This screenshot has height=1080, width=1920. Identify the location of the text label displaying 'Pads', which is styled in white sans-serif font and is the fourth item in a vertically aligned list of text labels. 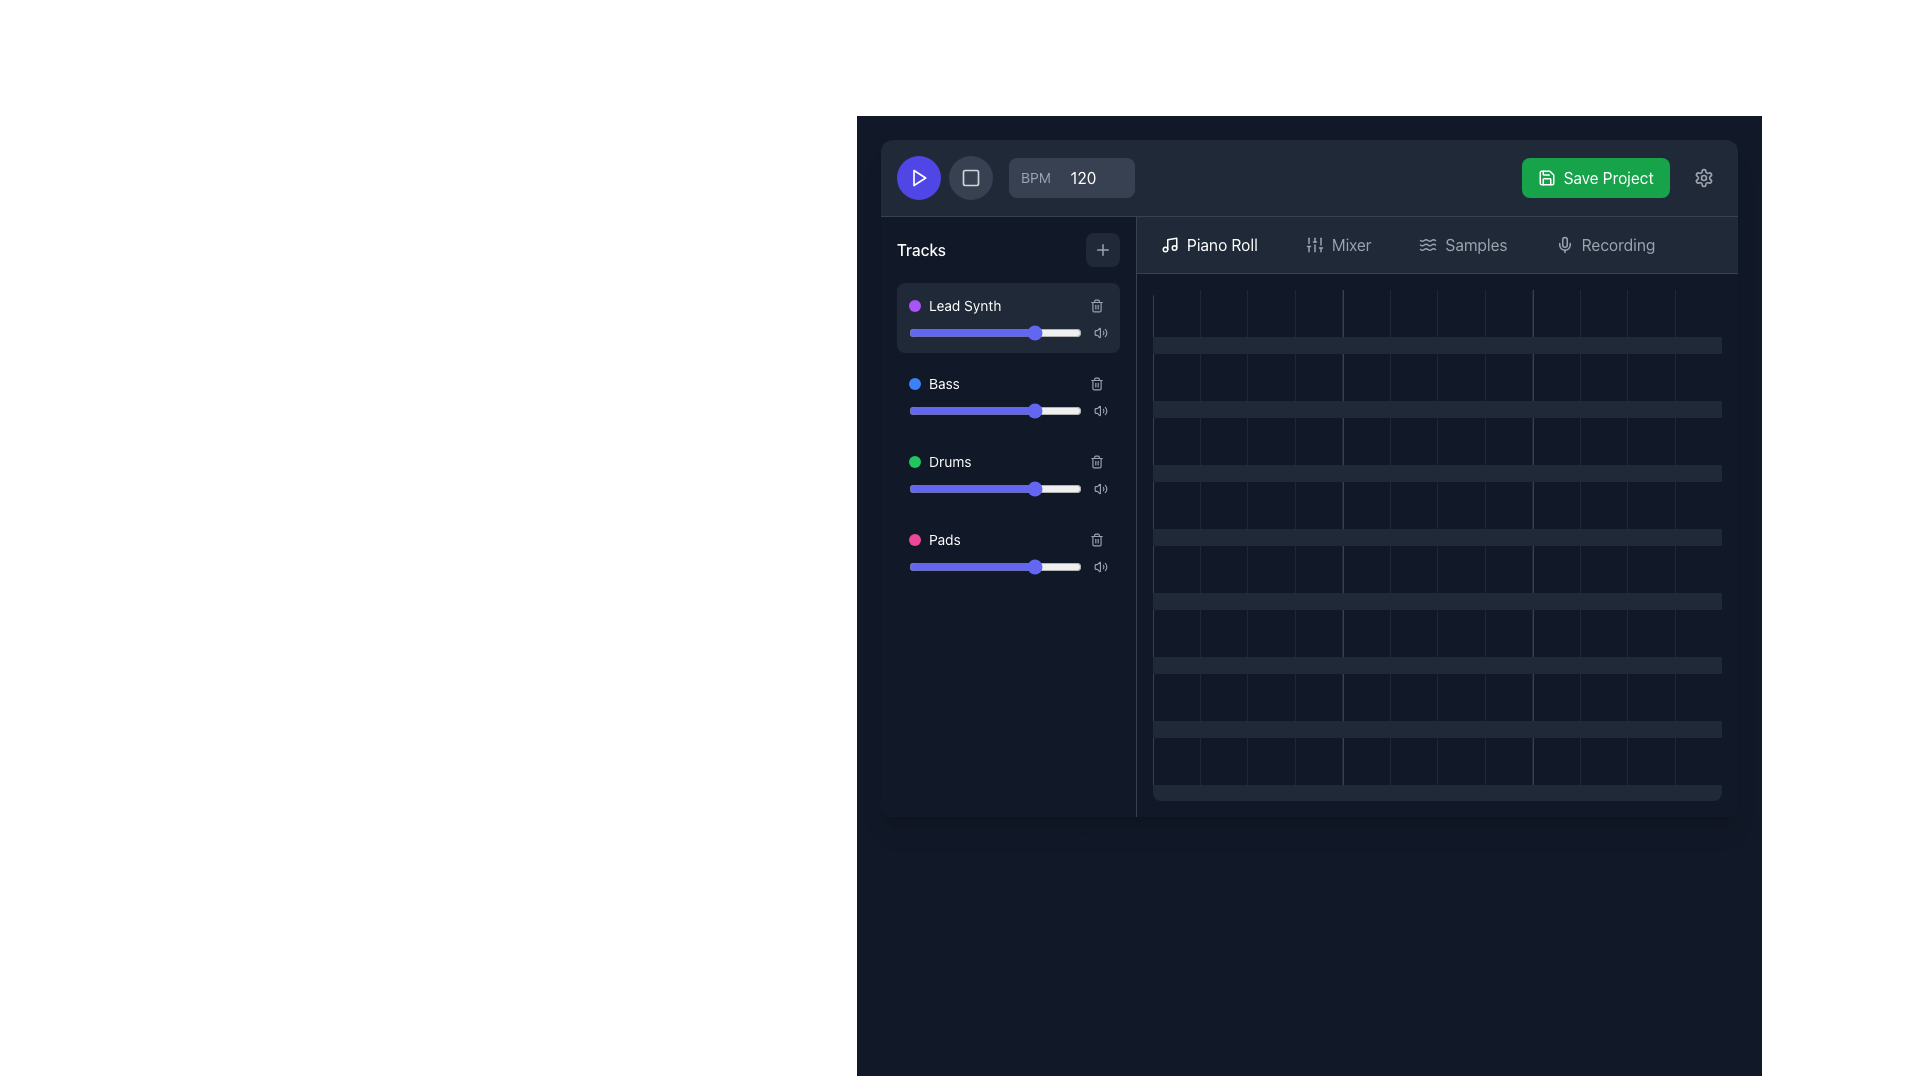
(943, 540).